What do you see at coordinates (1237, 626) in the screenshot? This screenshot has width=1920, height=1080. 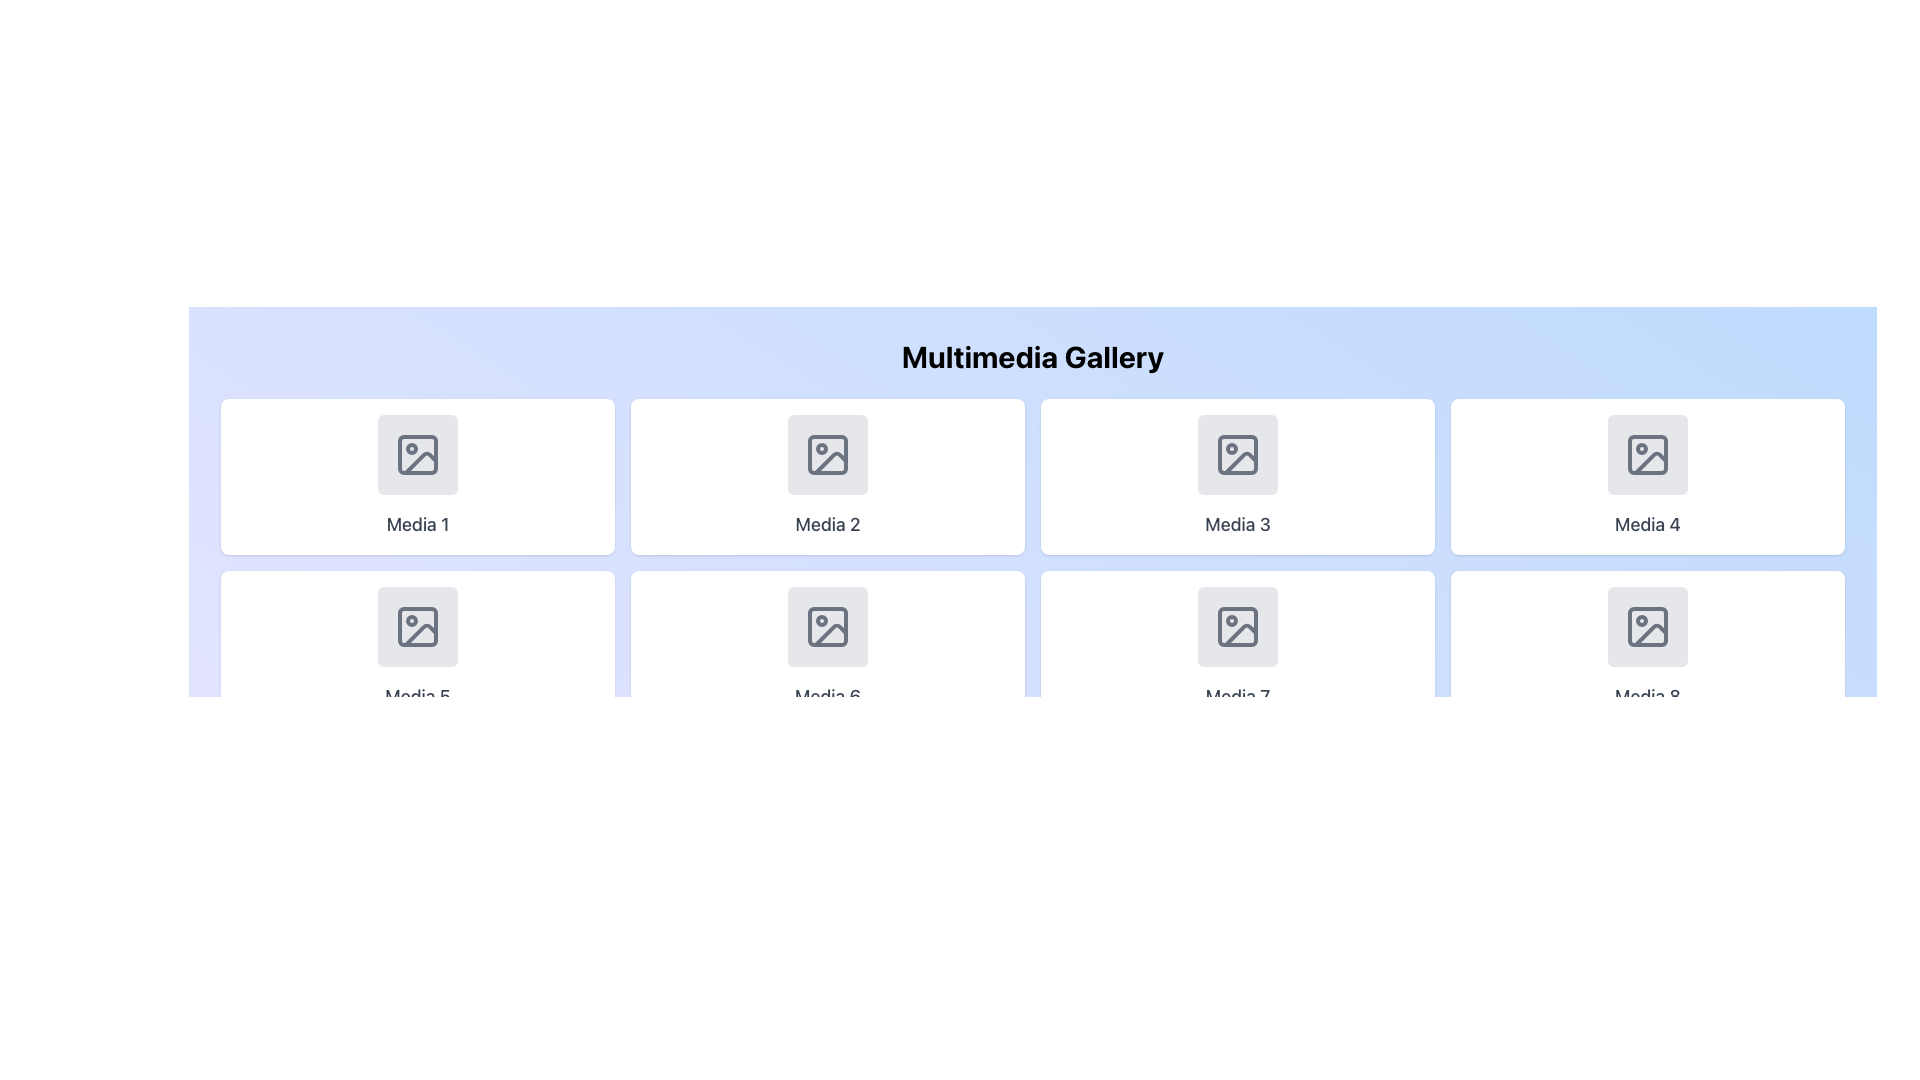 I see `the gray square with rounded corners located in the second row, first column of the gallery's seventh media block` at bounding box center [1237, 626].